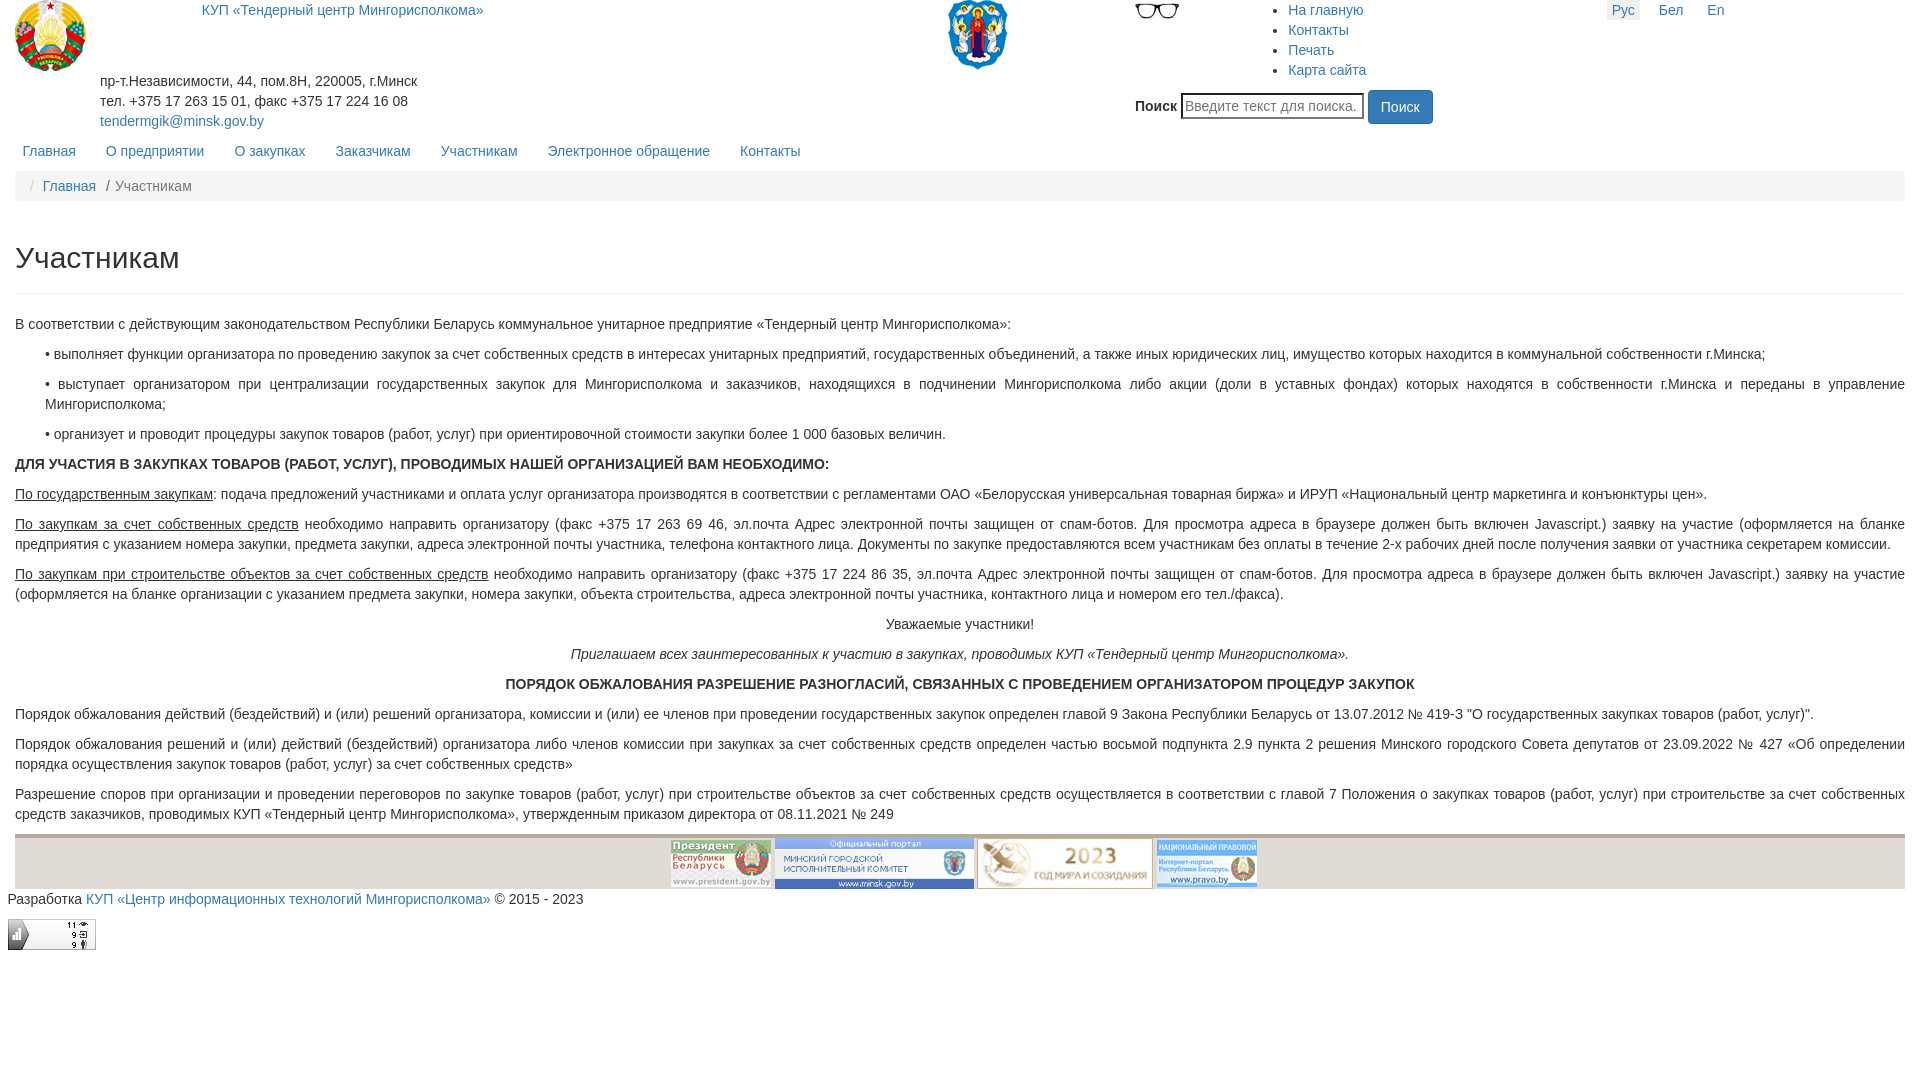 This screenshot has width=1920, height=1080. Describe the element at coordinates (182, 120) in the screenshot. I see `'tendermgik@minsk.gov.by'` at that location.